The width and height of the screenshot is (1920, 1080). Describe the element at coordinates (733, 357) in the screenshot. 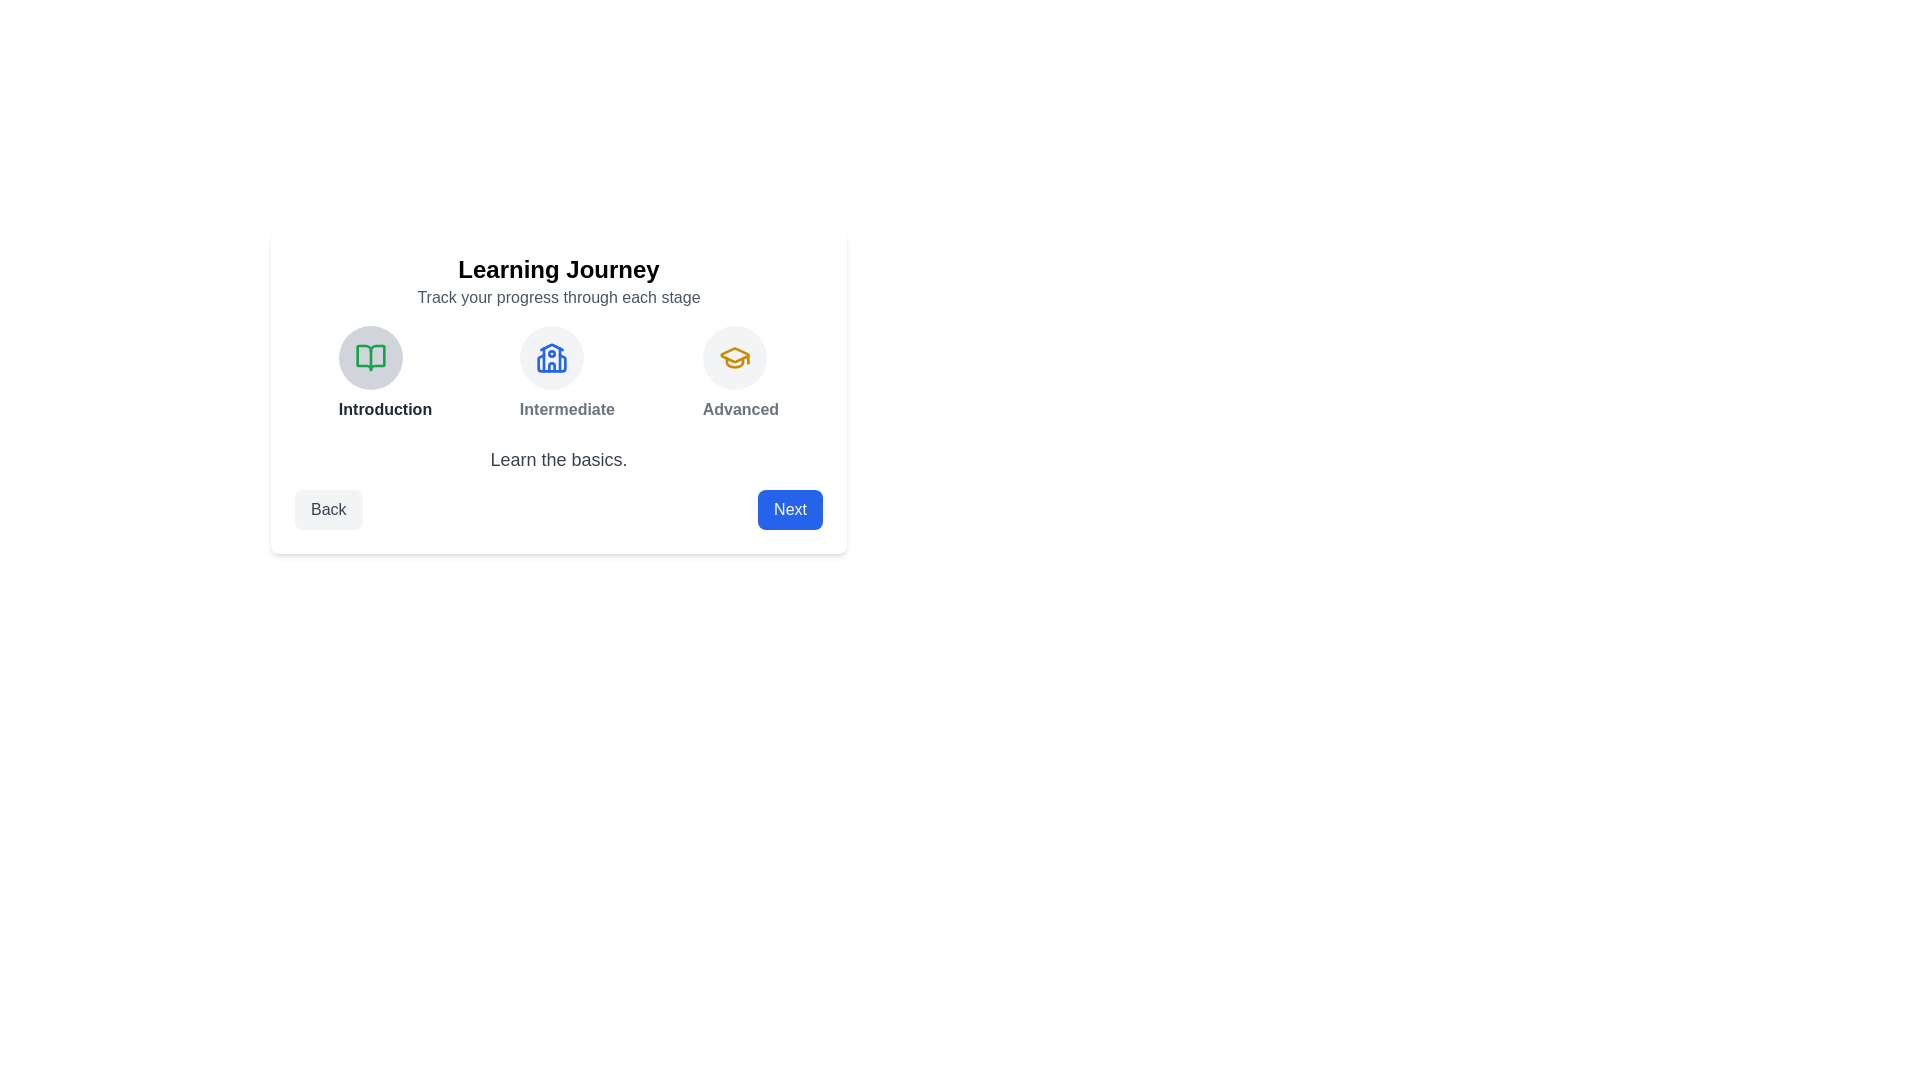

I see `the step icon corresponding to Advanced to navigate to that step` at that location.